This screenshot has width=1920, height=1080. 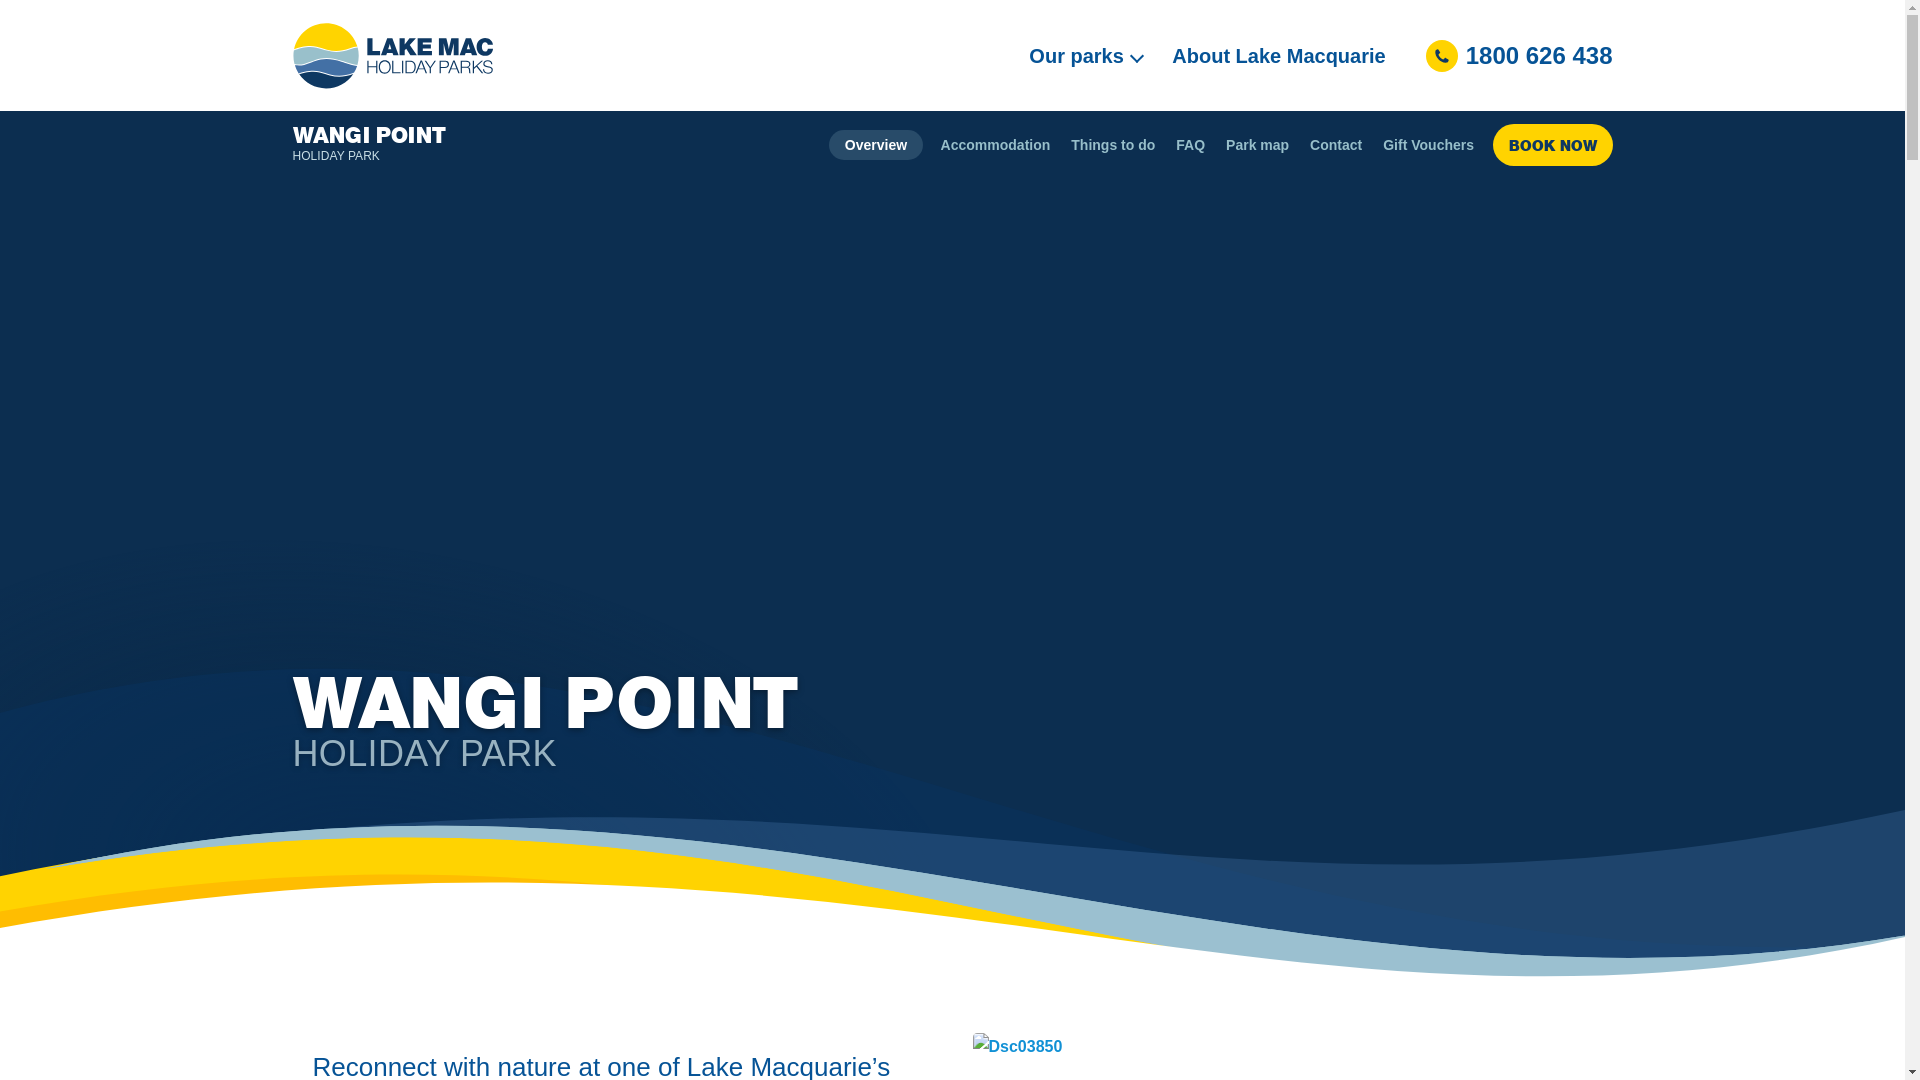 What do you see at coordinates (1519, 53) in the screenshot?
I see `'1800 626 438'` at bounding box center [1519, 53].